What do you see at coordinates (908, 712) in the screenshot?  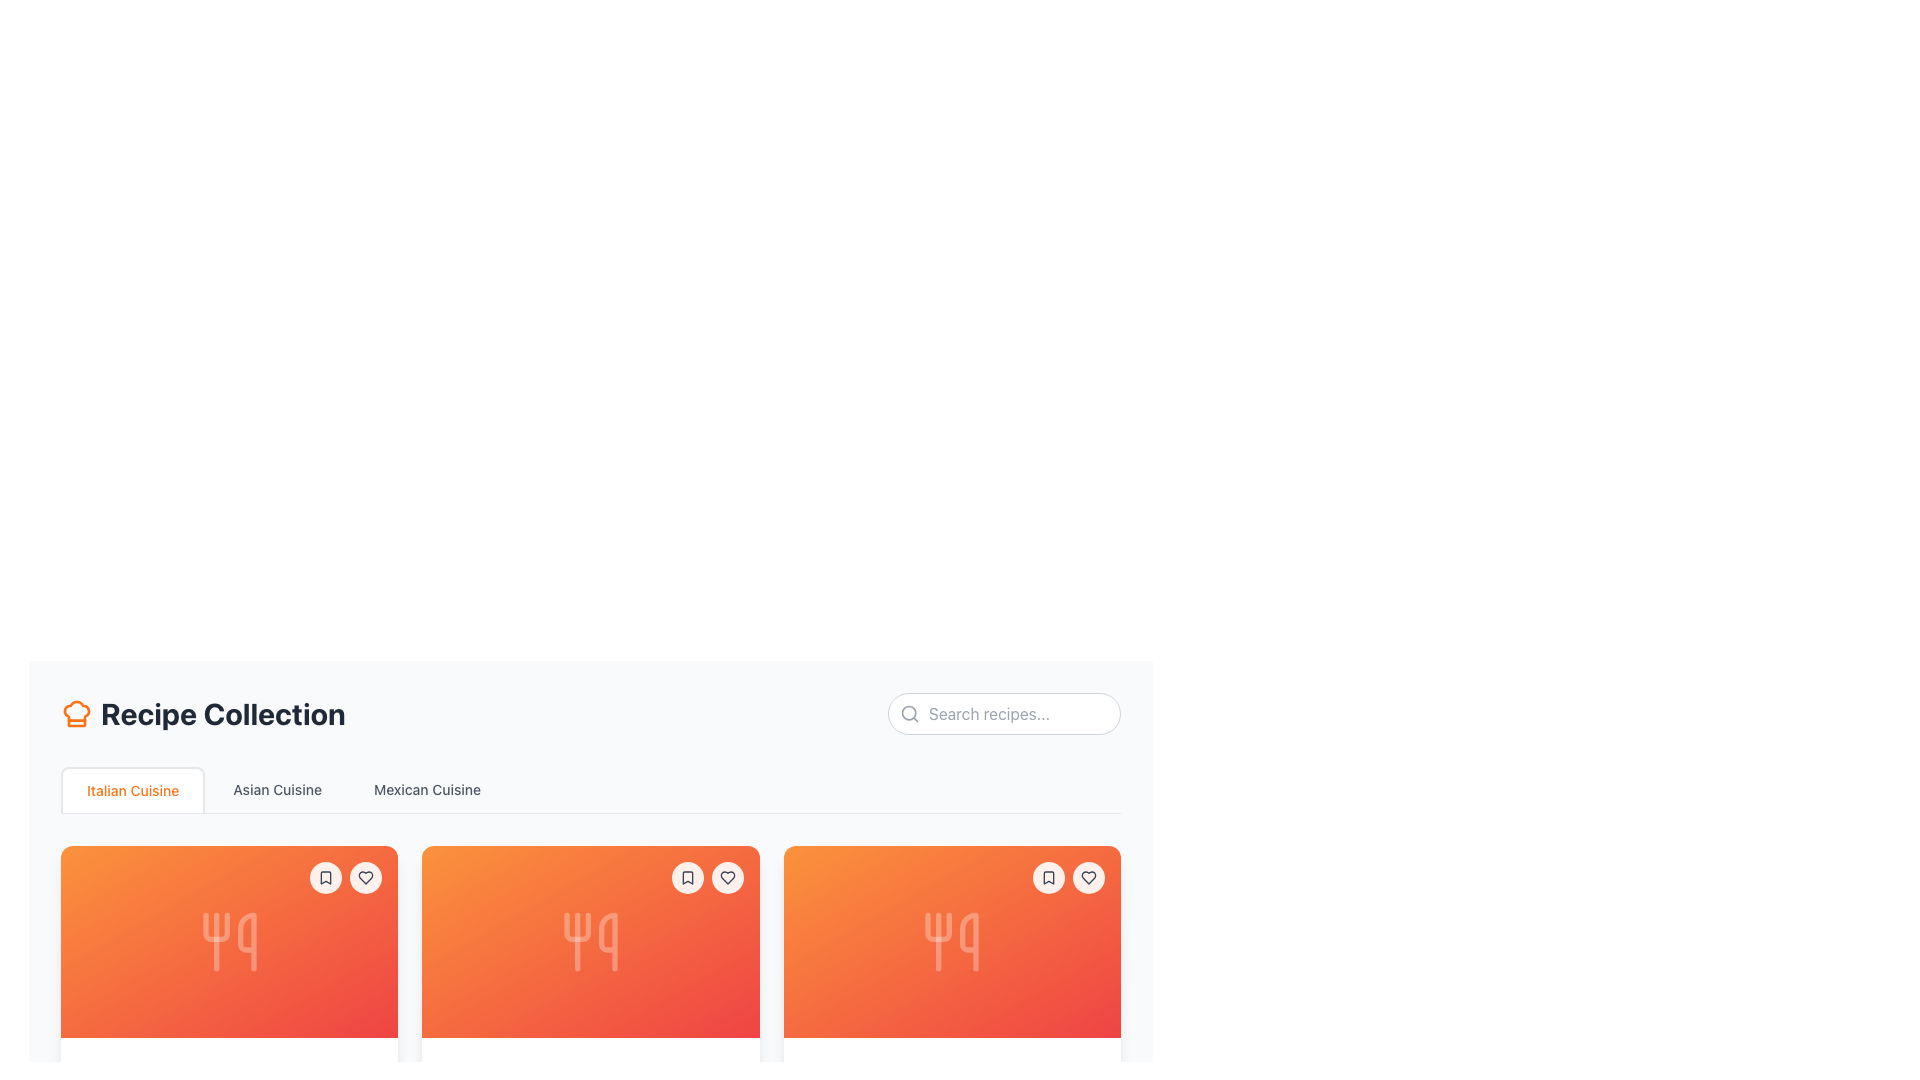 I see `the circular part of the search icon located near the center of the magnifying glass illustration within the search bar` at bounding box center [908, 712].